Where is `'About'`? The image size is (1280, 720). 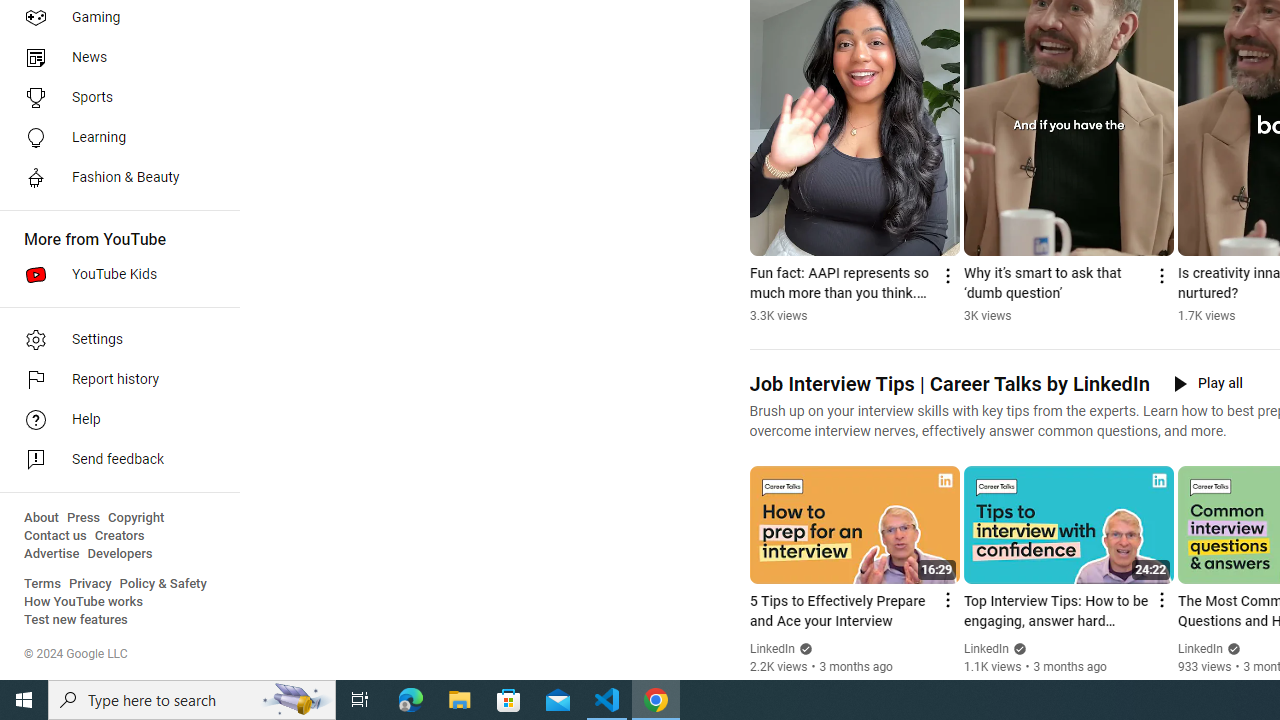
'About' is located at coordinates (41, 517).